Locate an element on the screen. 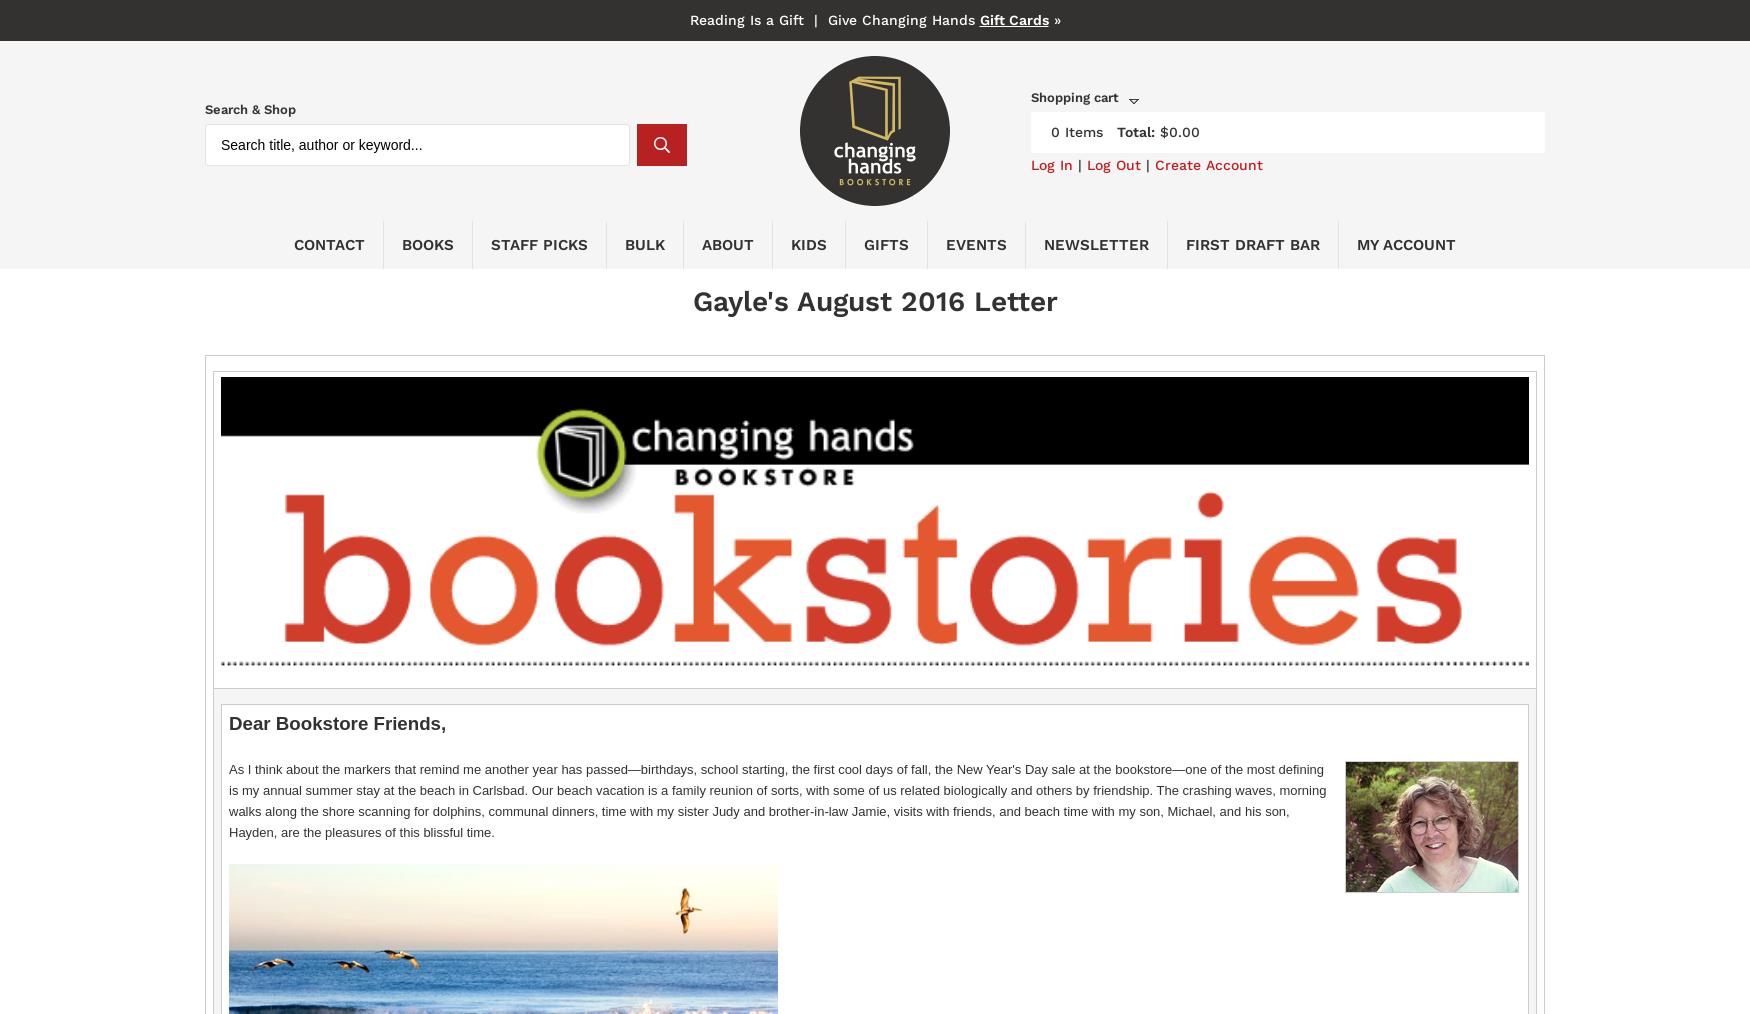 Image resolution: width=1750 pixels, height=1014 pixels. 'MY ACCOUNT' is located at coordinates (1405, 243).